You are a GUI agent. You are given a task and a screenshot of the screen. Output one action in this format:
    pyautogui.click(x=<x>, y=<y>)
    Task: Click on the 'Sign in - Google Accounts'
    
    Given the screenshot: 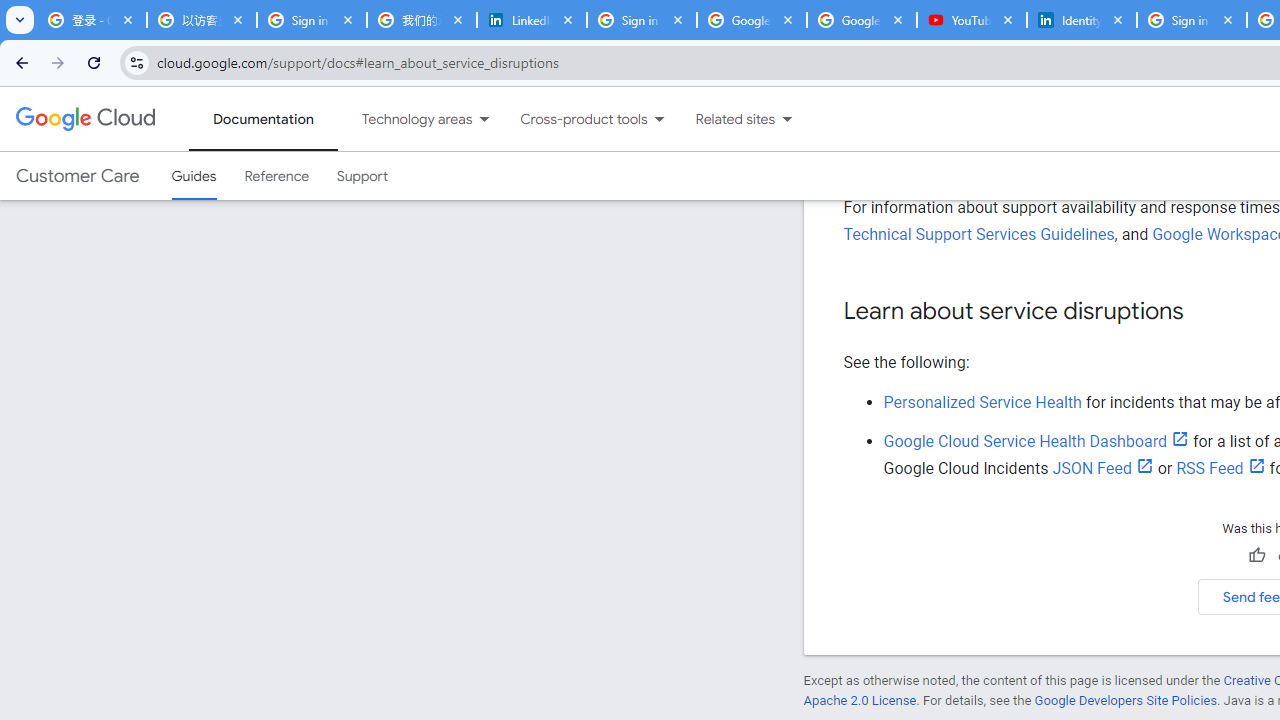 What is the action you would take?
    pyautogui.click(x=642, y=20)
    